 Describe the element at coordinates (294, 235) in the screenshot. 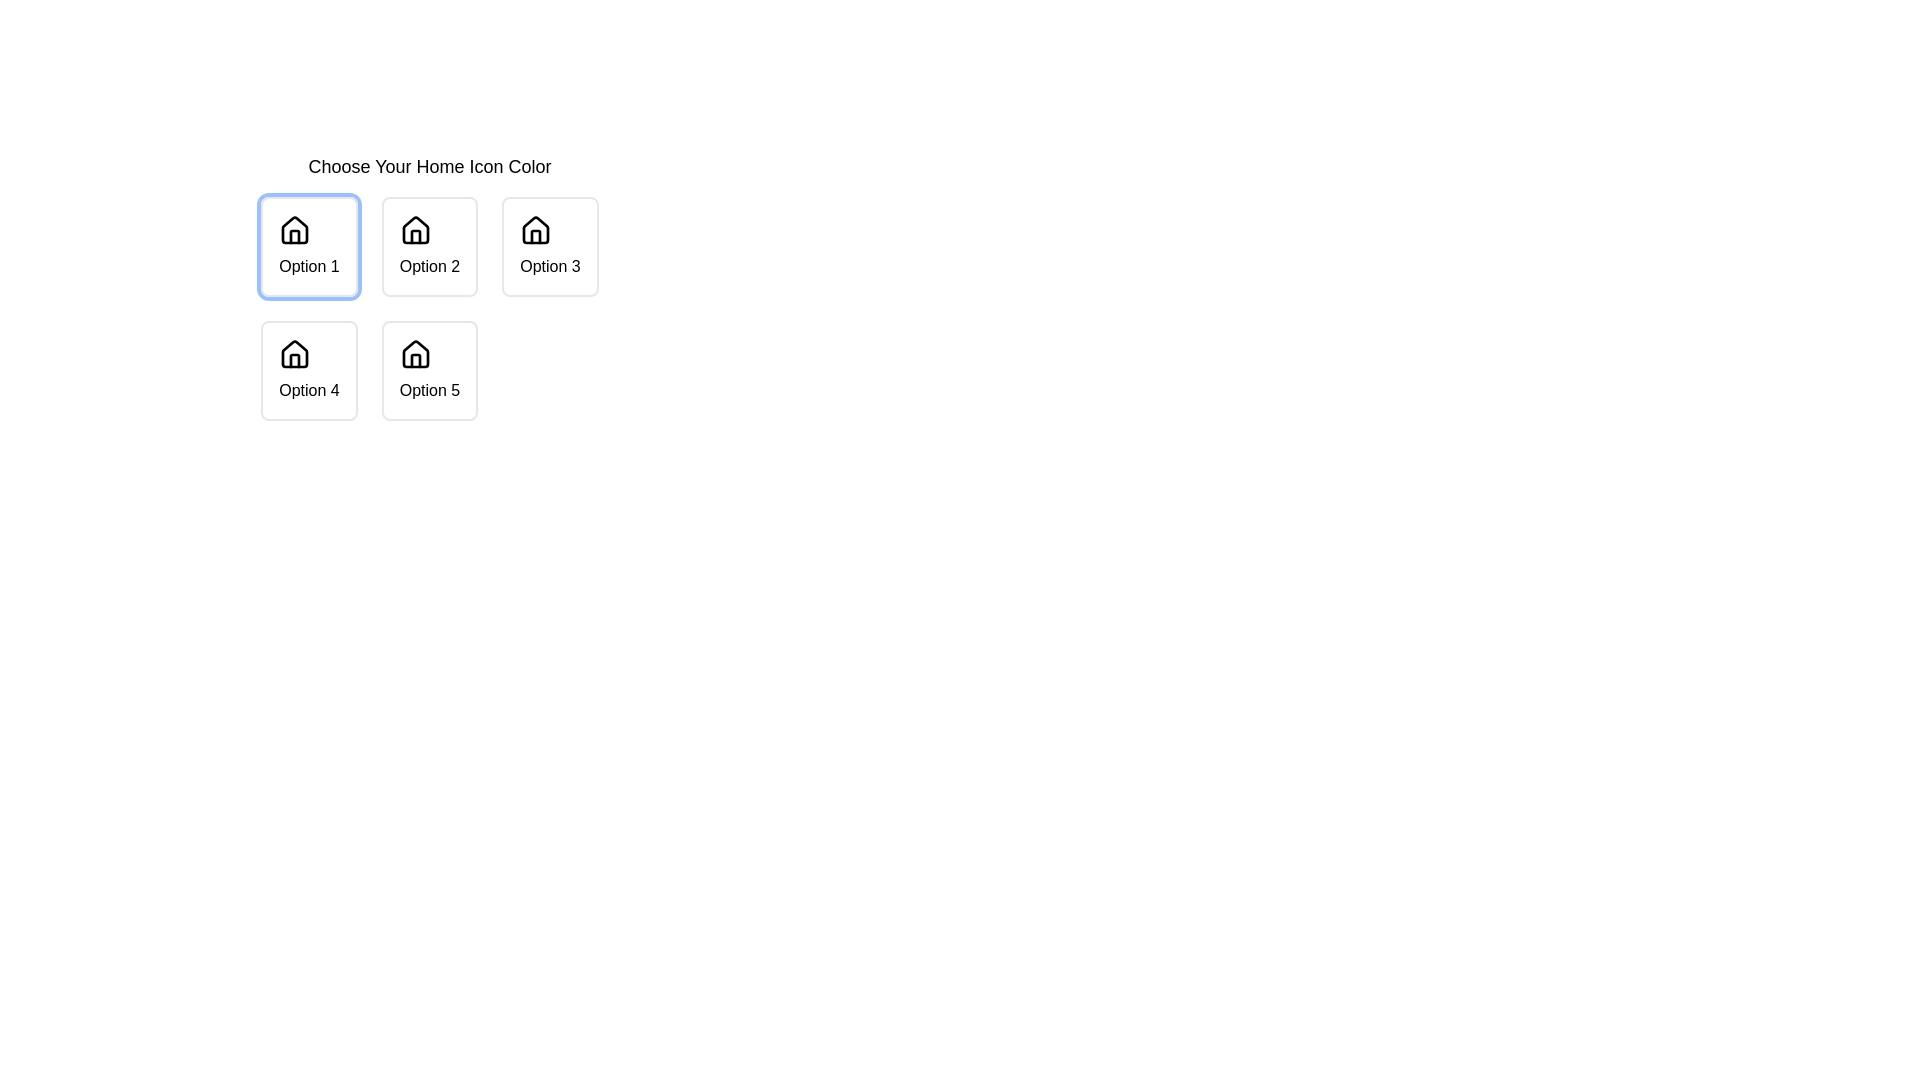

I see `door element of the house icon in the first selectable card under 'Choose Your Home Icon Color' for debugging purposes` at that location.